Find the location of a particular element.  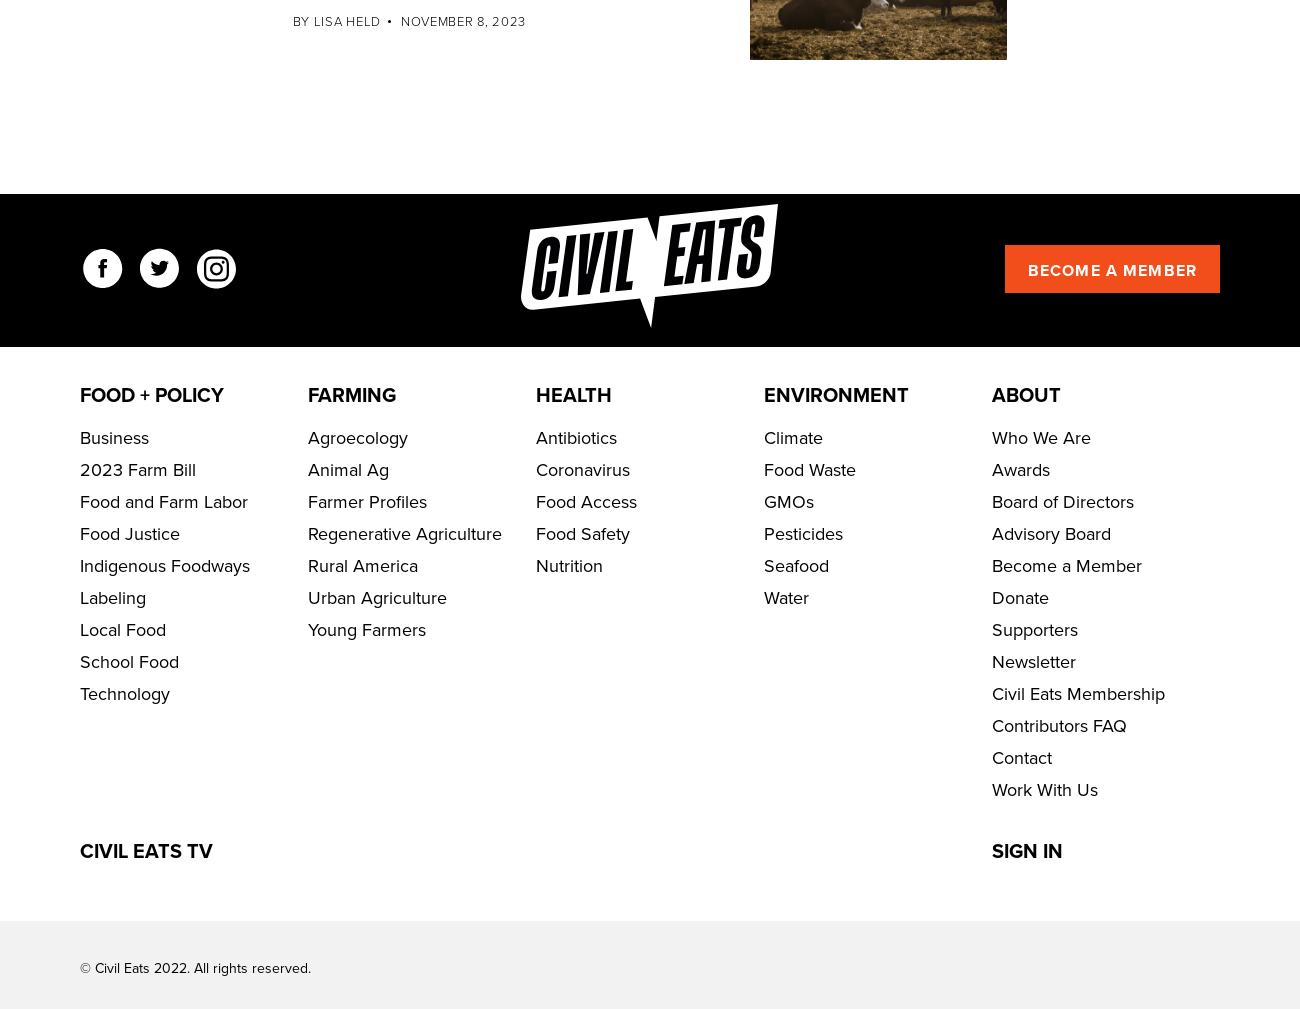

'Contact' is located at coordinates (1021, 817).